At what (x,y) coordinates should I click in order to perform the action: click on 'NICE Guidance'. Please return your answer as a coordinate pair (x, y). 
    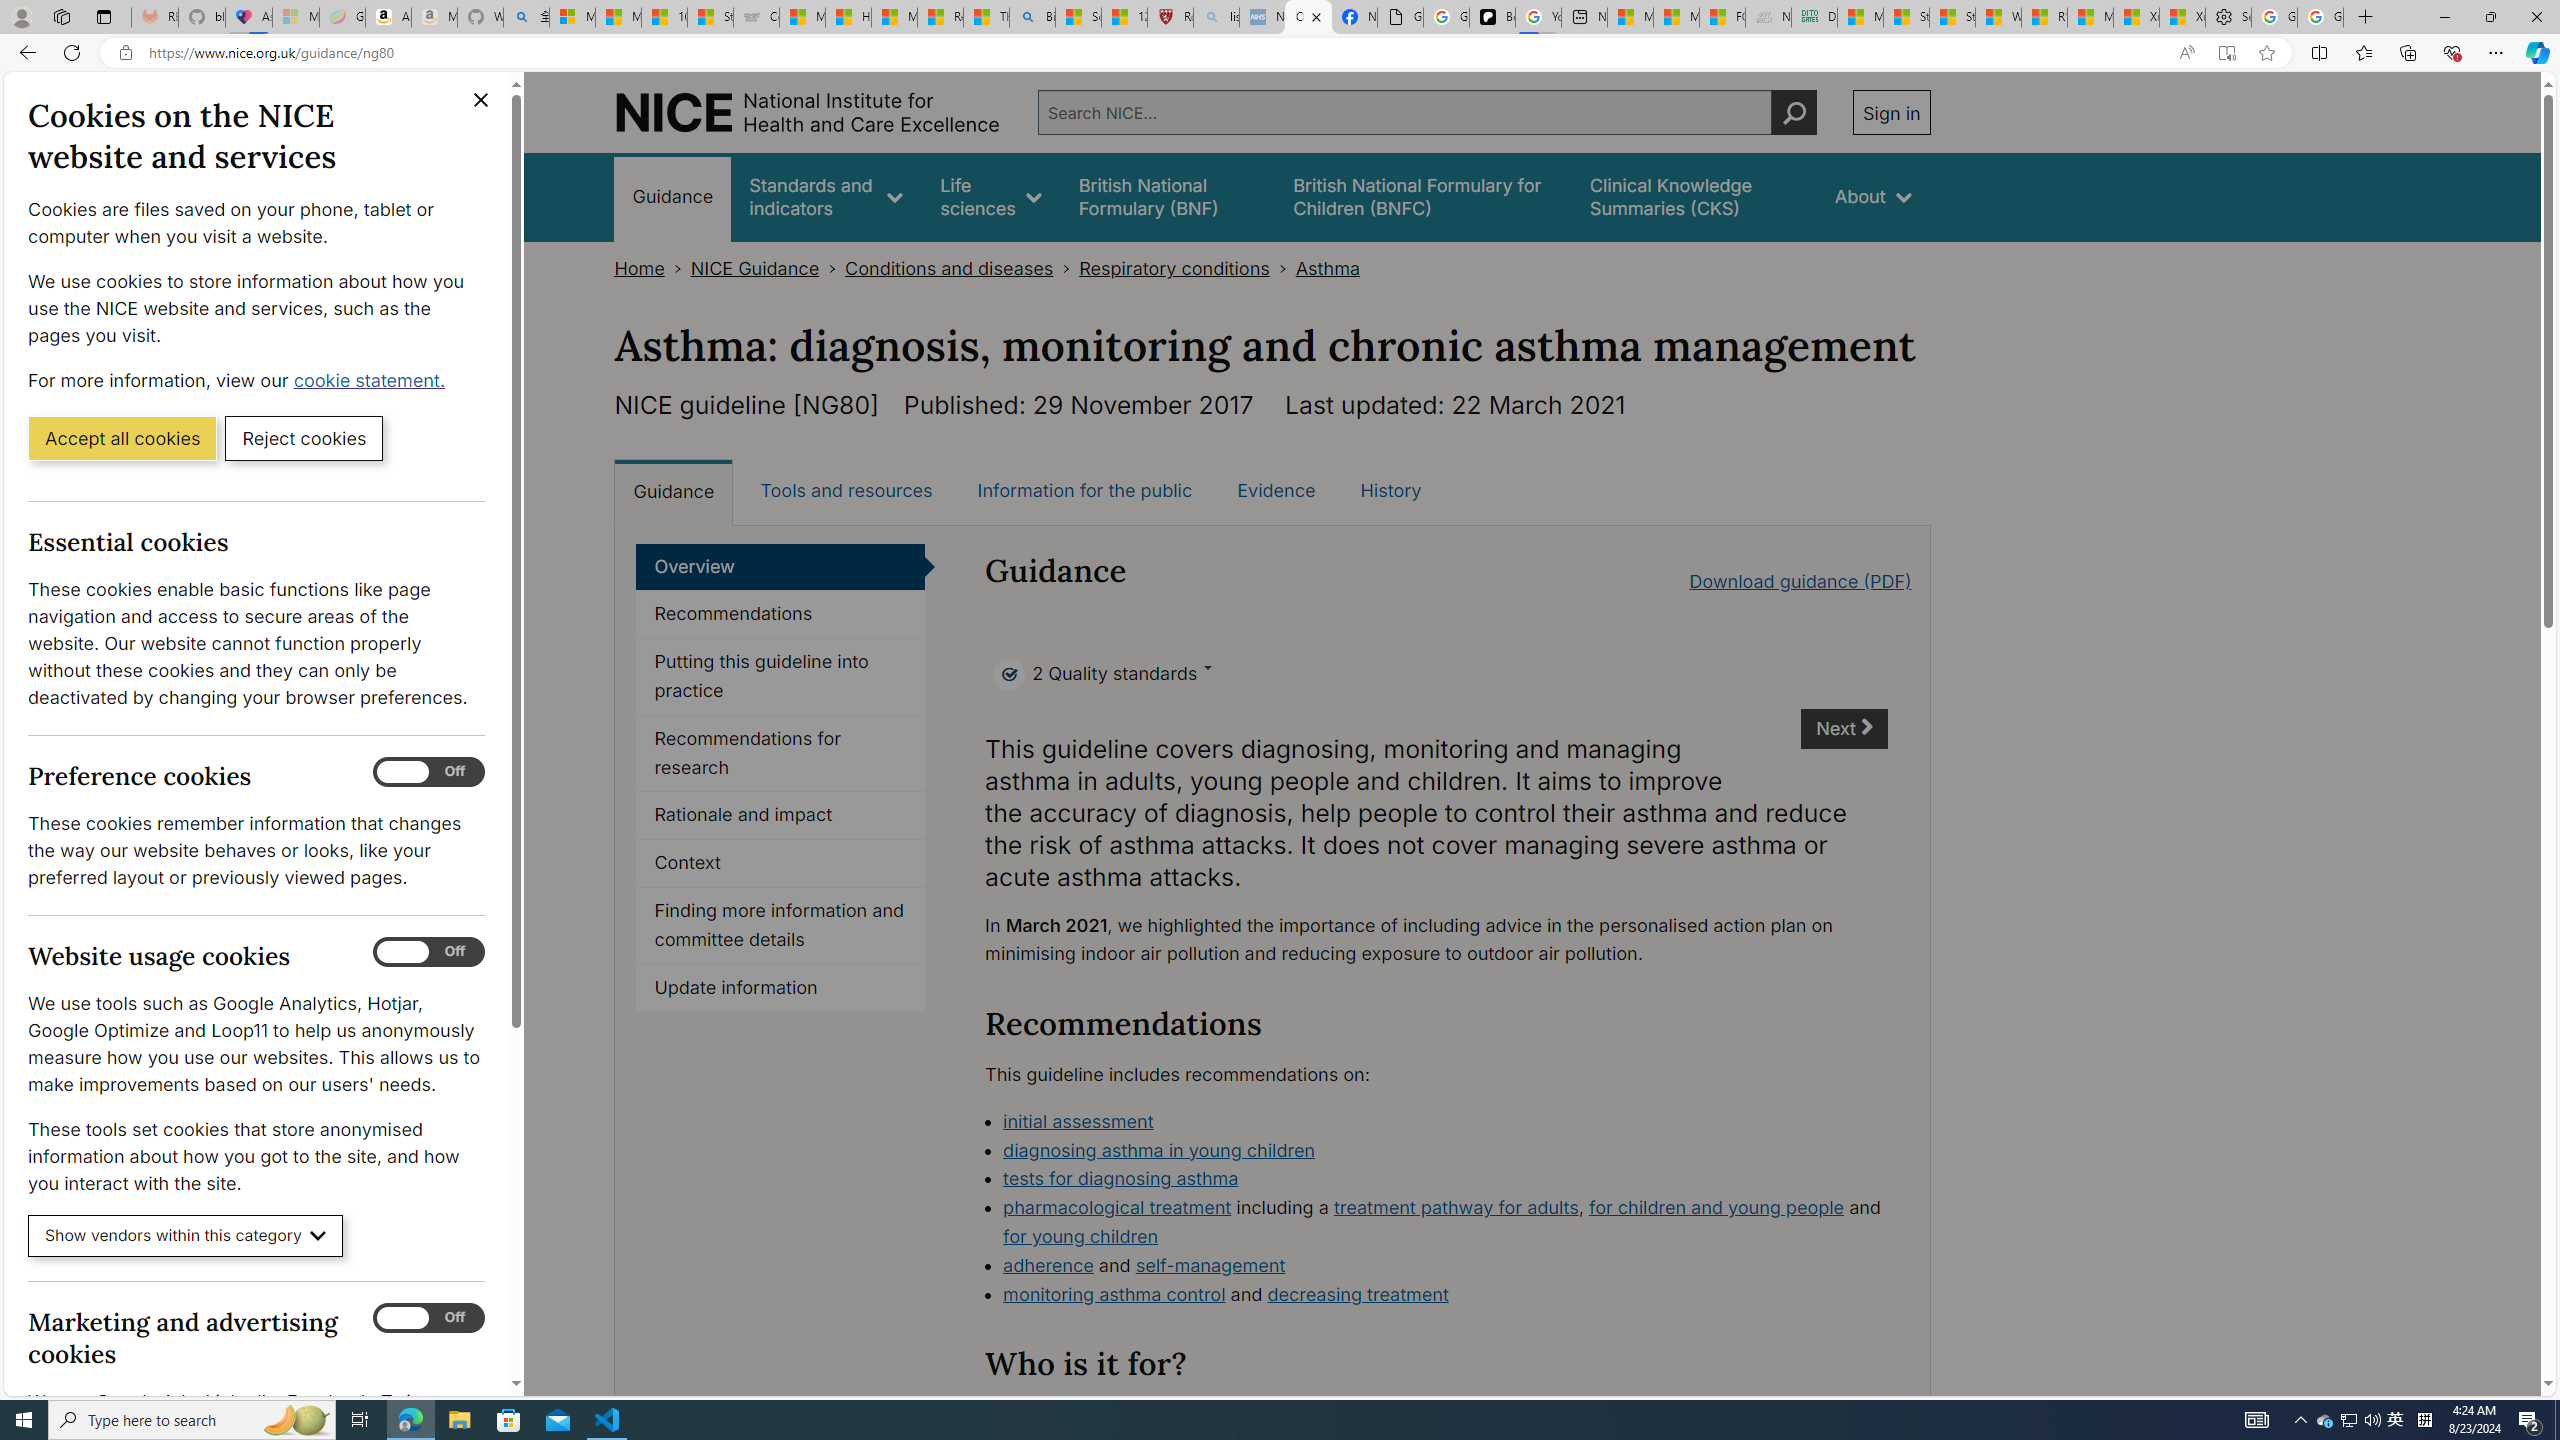
    Looking at the image, I should click on (754, 268).